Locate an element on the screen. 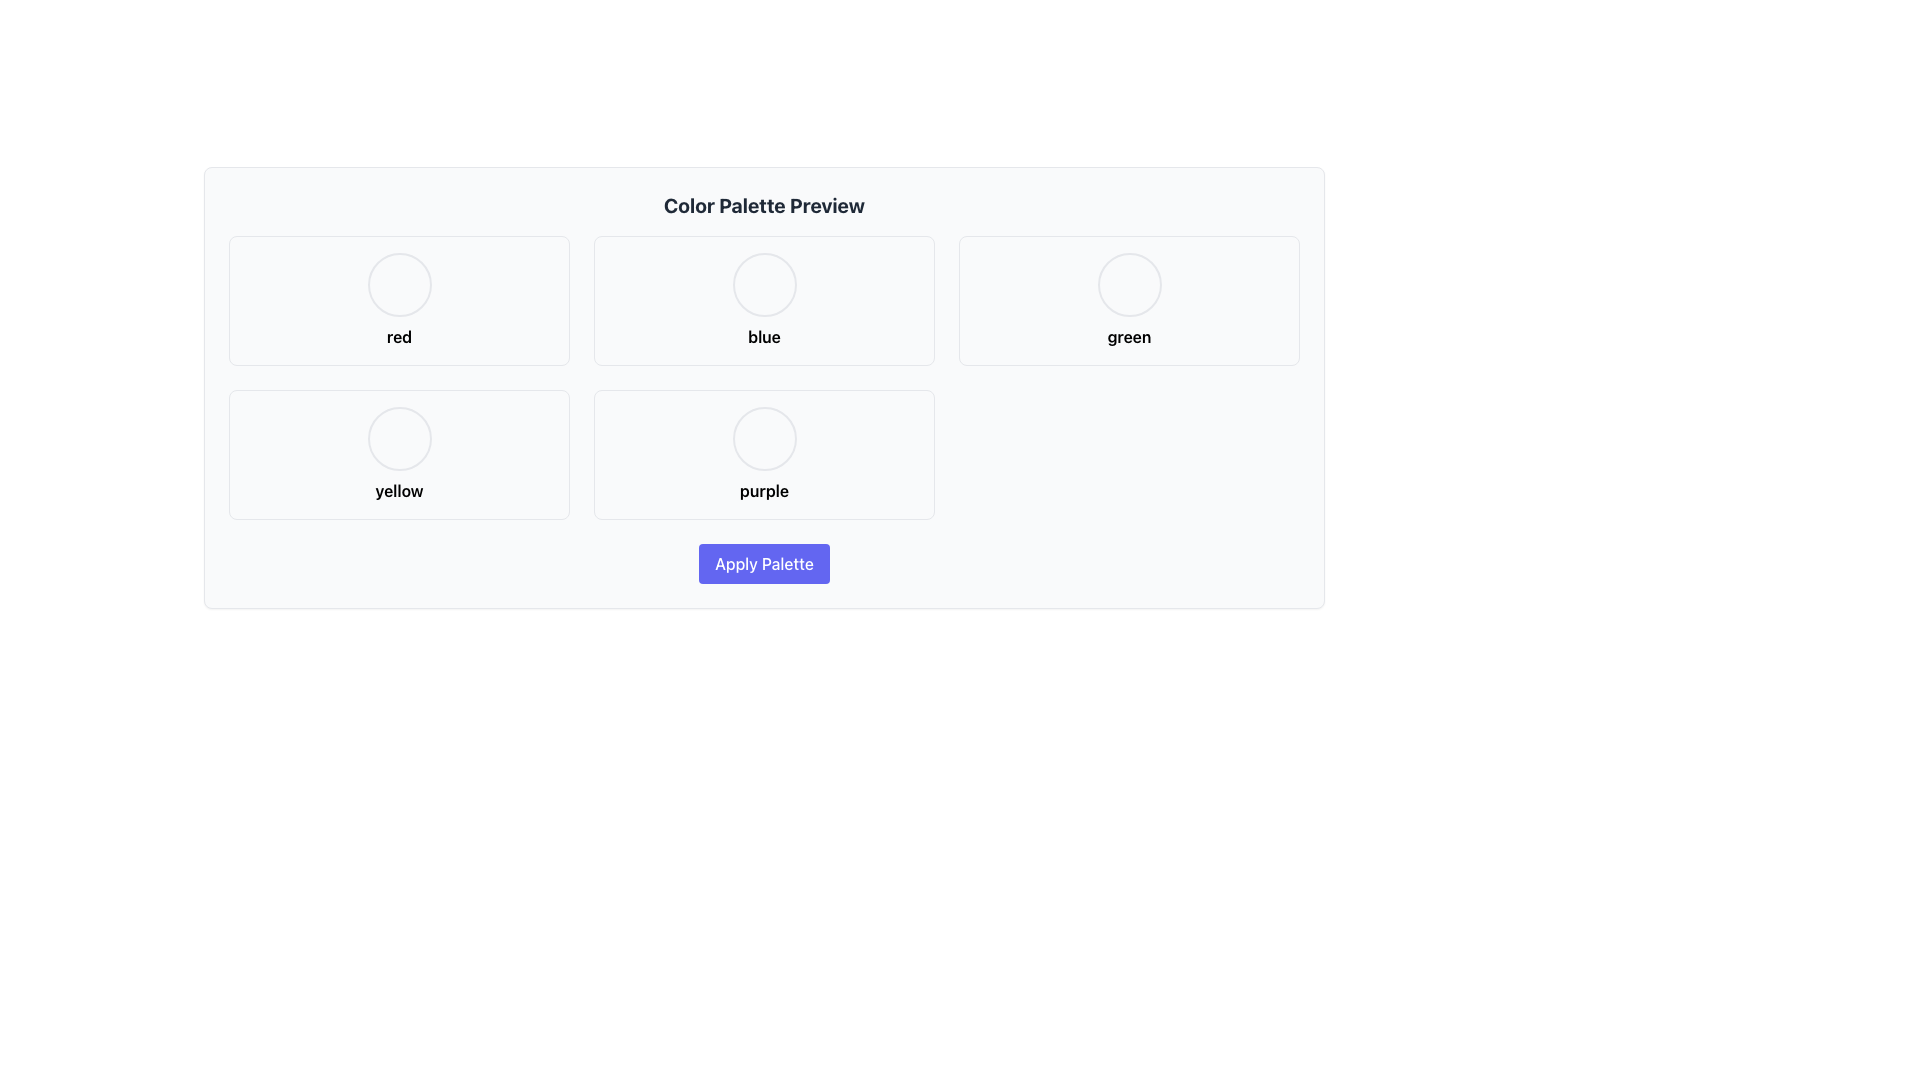  text from the text label that contains the word 'purple', which is styled with emphasis and located in the second row of the color palette grid under a circular shape is located at coordinates (763, 490).